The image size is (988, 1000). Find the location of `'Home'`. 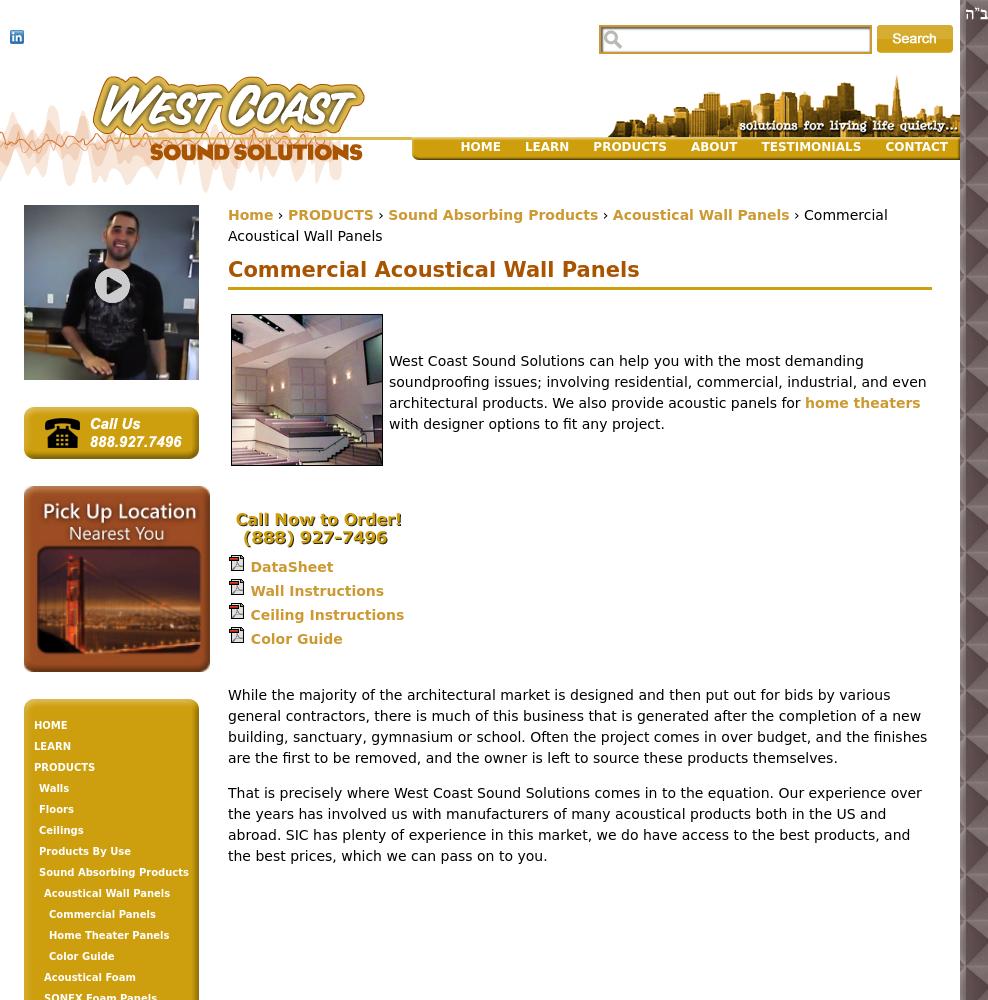

'Home' is located at coordinates (249, 214).